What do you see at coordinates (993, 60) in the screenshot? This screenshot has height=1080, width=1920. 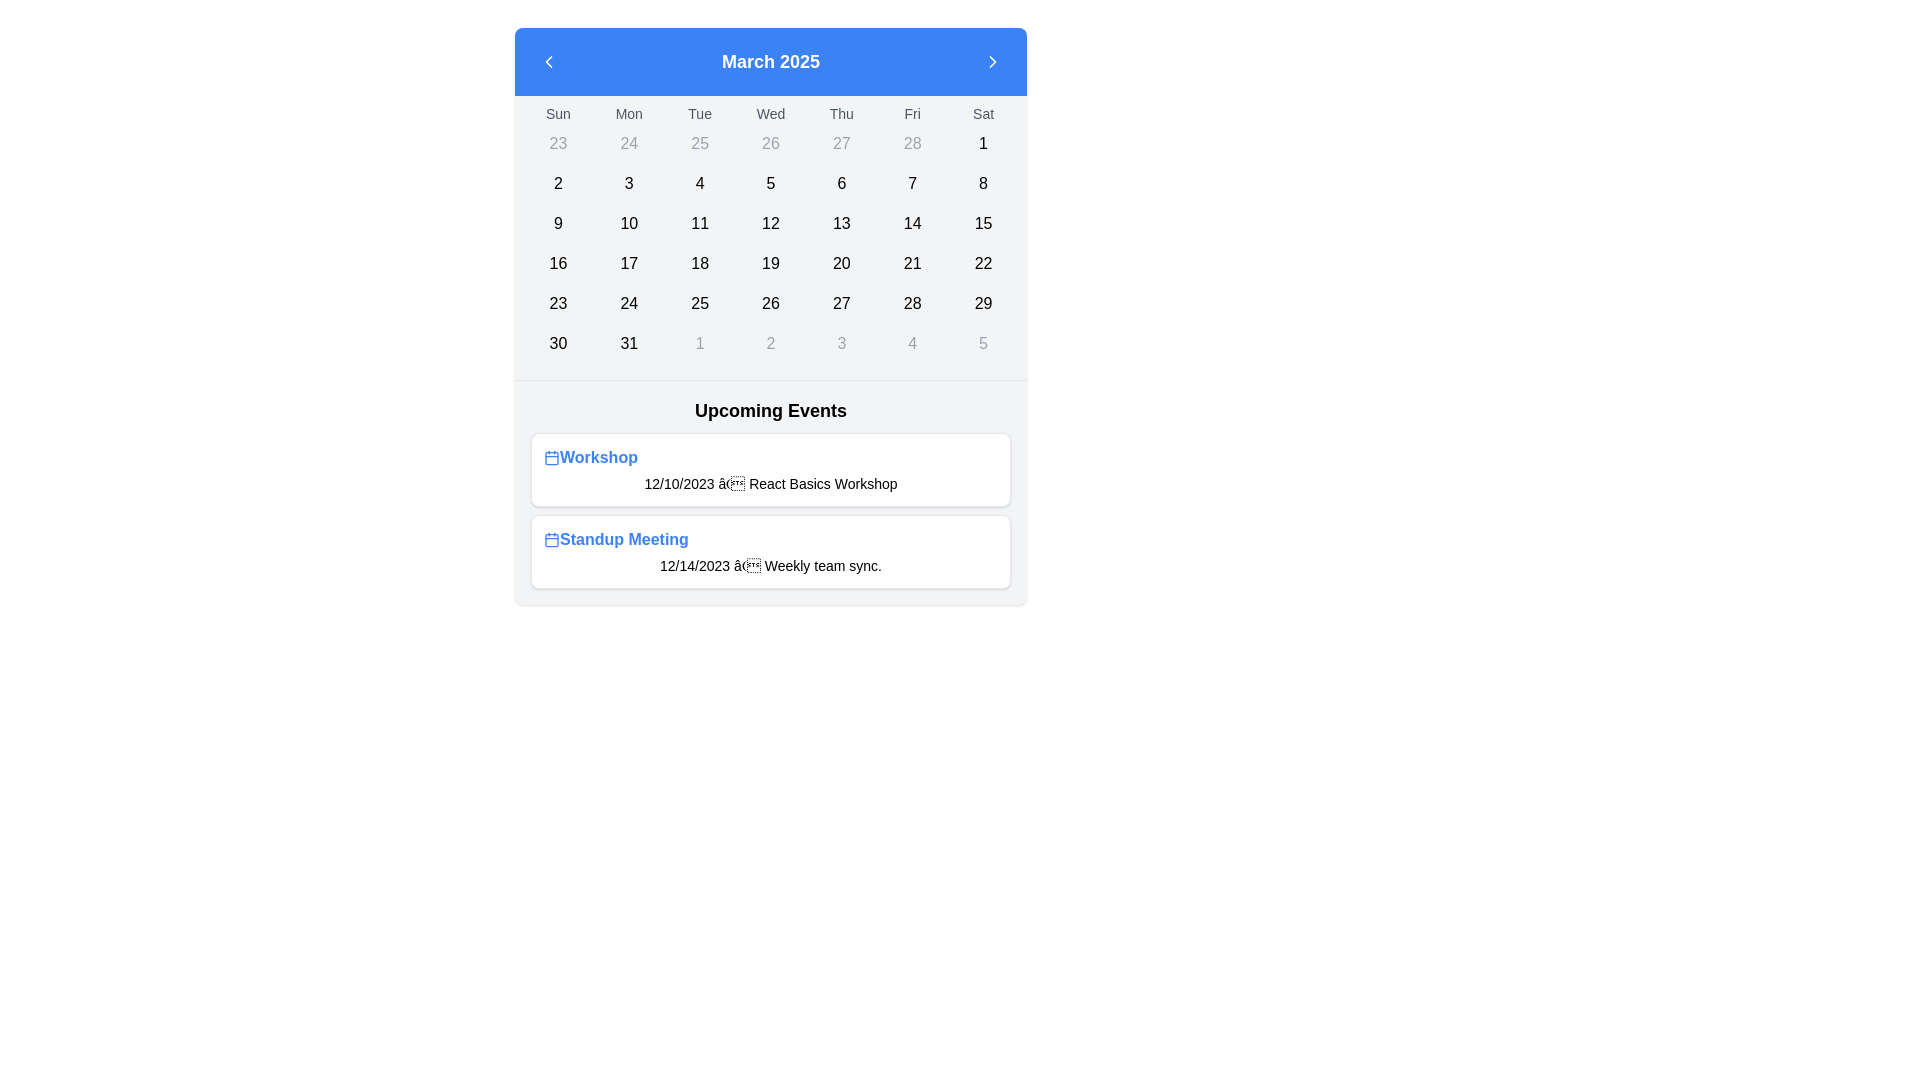 I see `the right chevron icon located in the blue header panel near the top-right corner` at bounding box center [993, 60].